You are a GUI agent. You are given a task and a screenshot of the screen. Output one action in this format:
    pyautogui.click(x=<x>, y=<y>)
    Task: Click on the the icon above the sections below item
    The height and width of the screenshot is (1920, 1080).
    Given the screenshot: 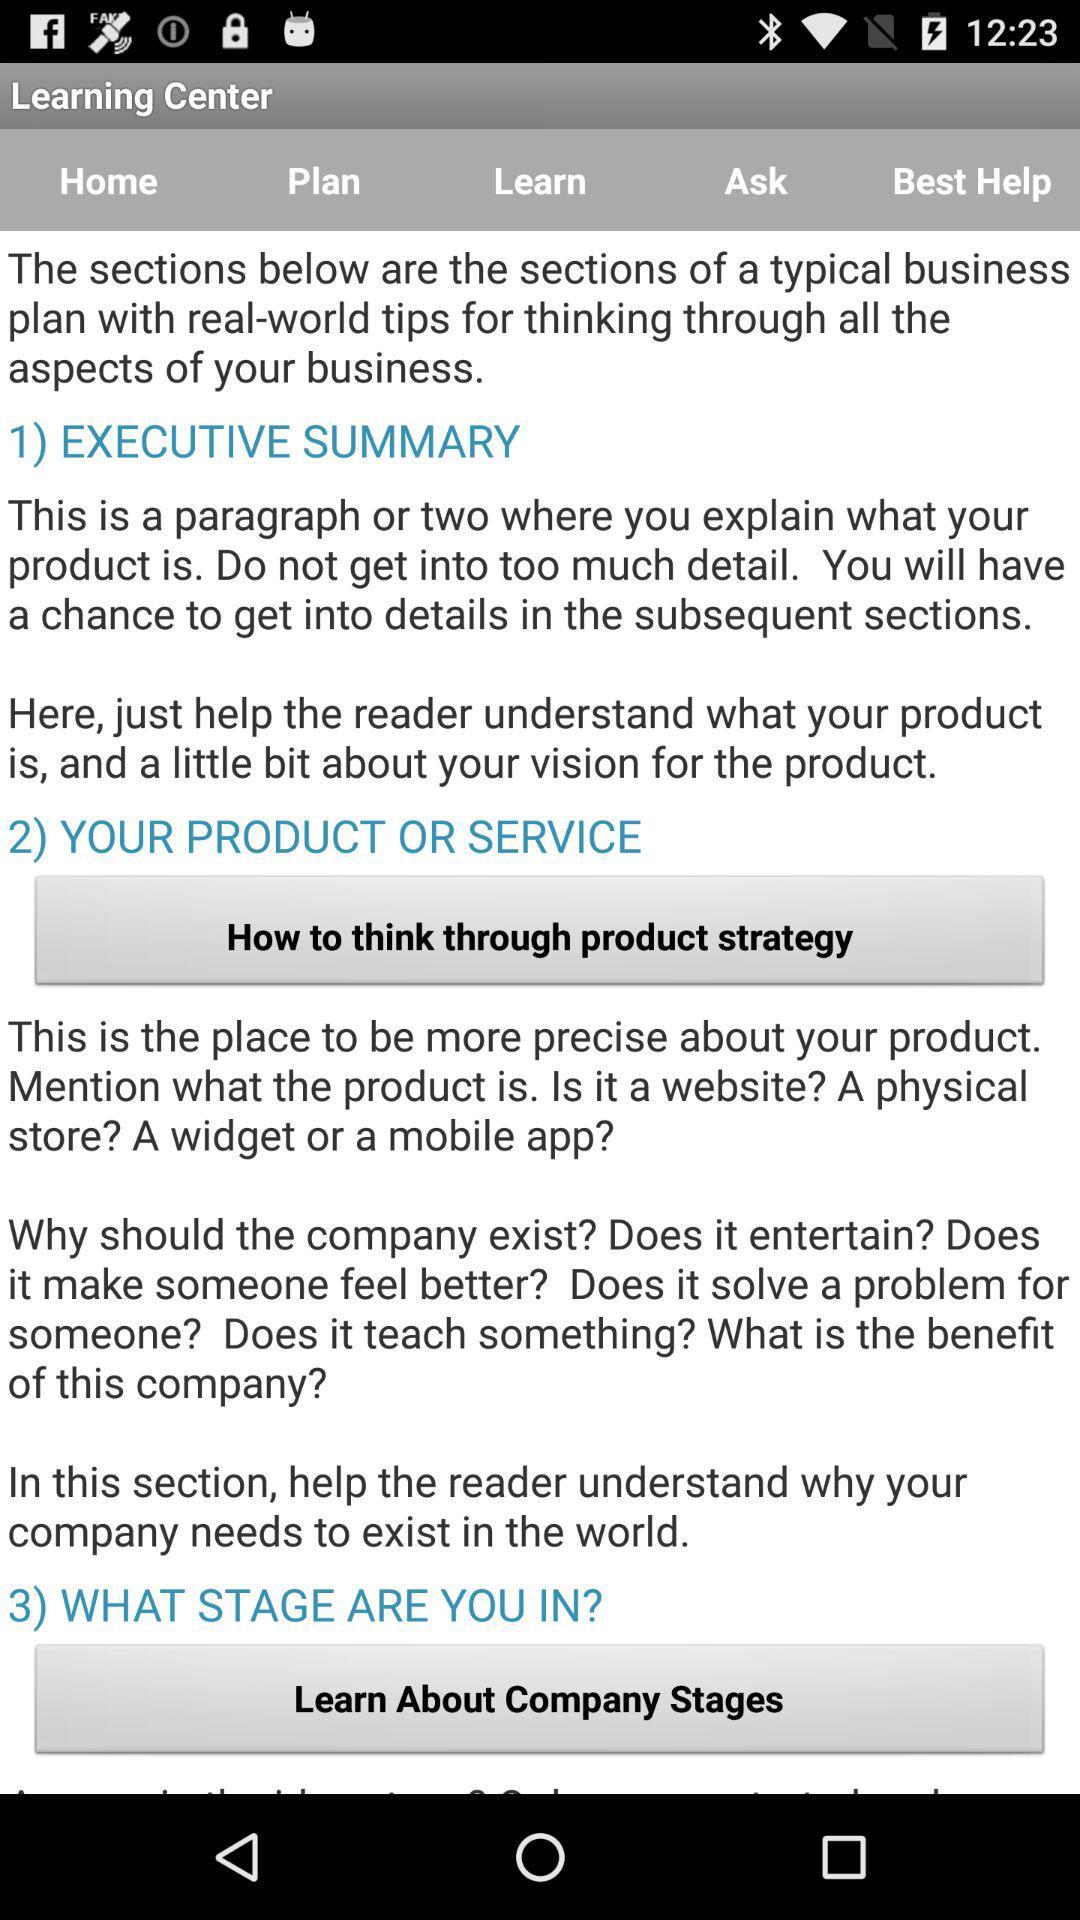 What is the action you would take?
    pyautogui.click(x=756, y=180)
    